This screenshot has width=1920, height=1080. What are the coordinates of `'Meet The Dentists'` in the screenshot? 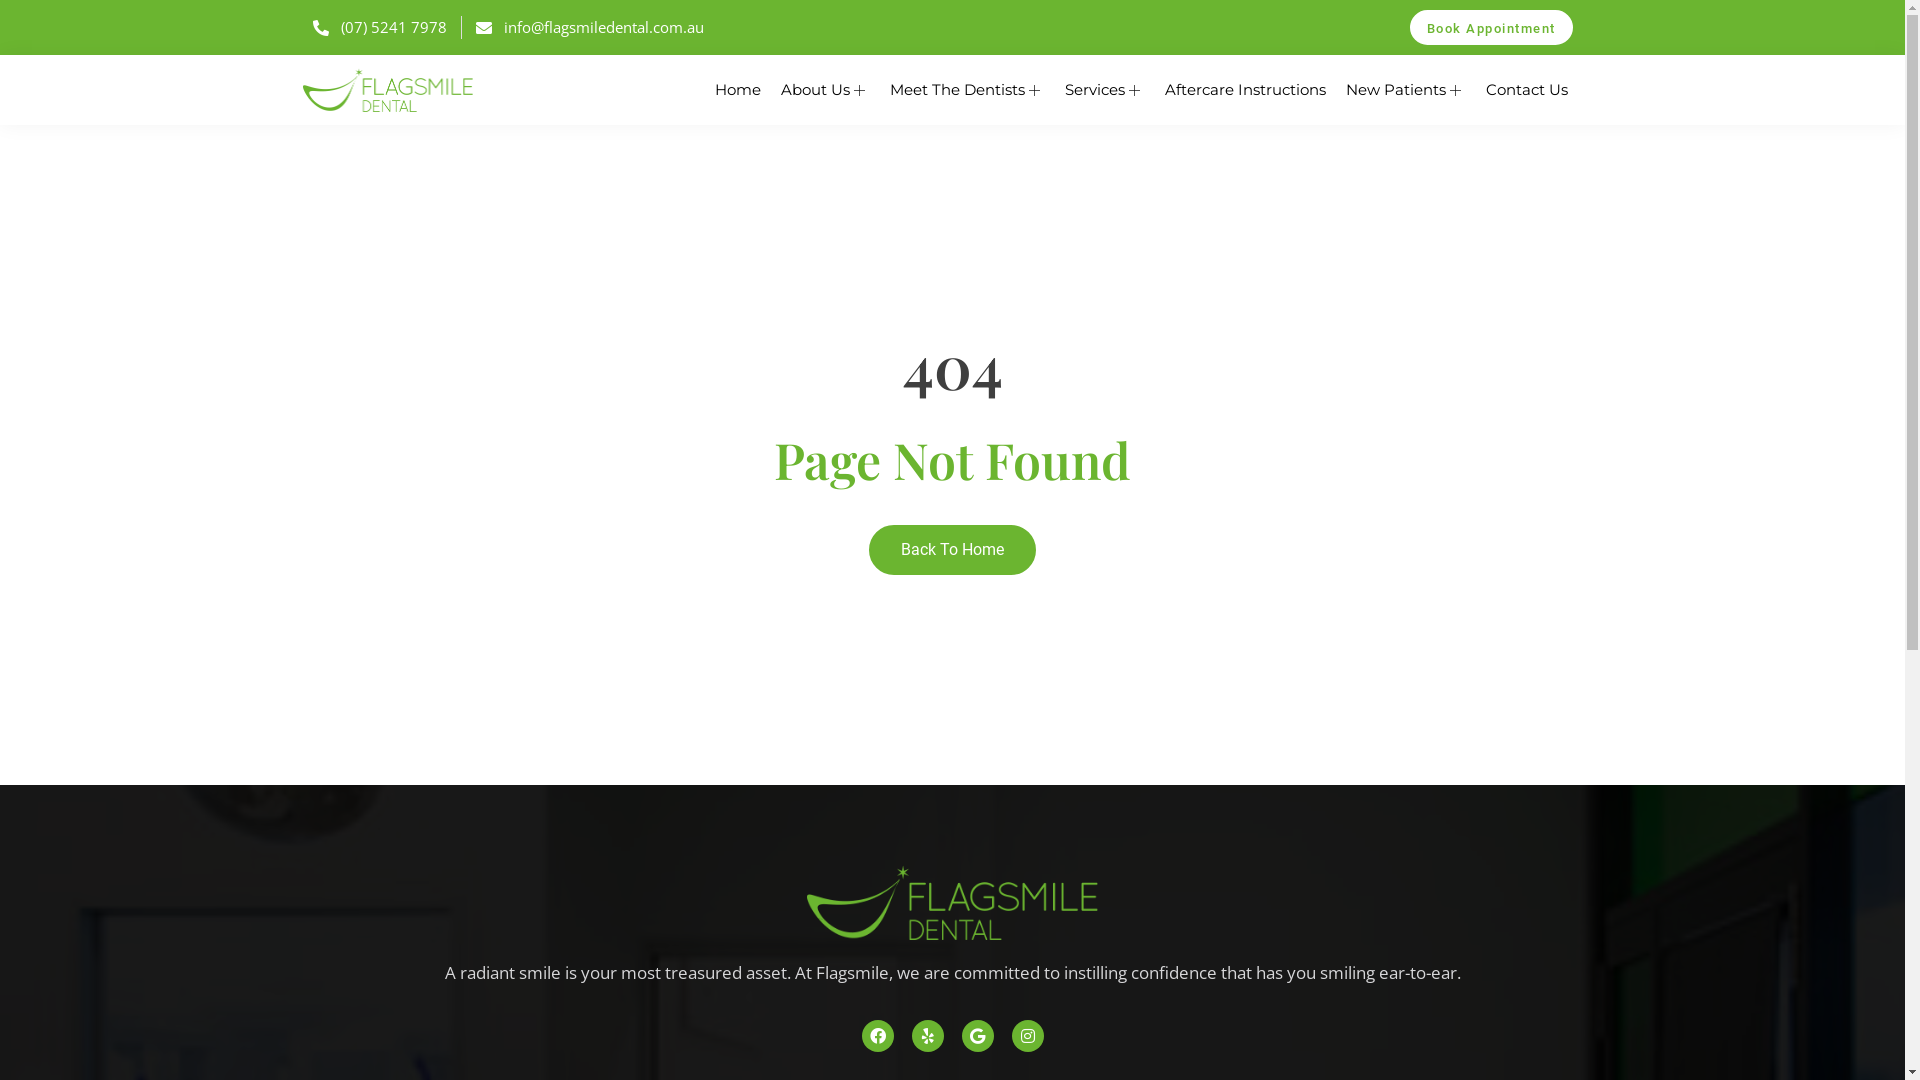 It's located at (967, 88).